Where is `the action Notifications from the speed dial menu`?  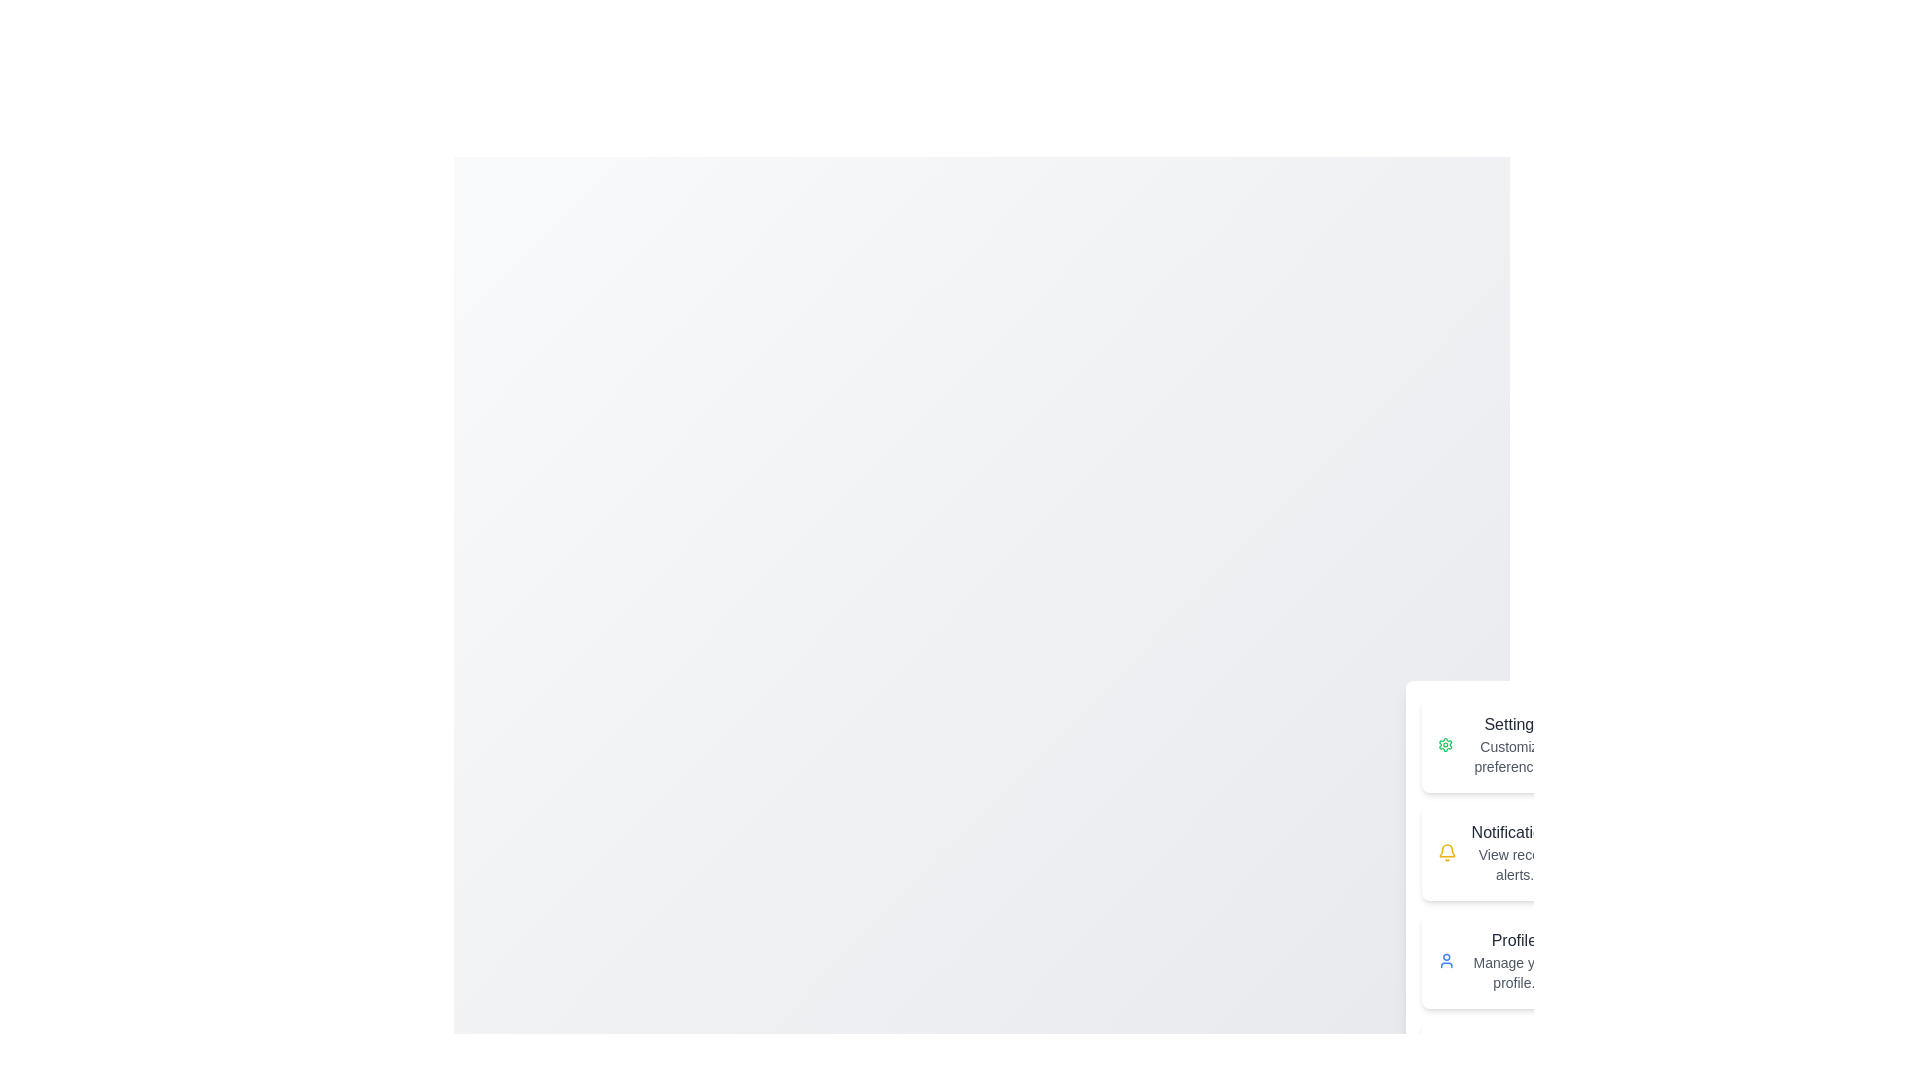
the action Notifications from the speed dial menu is located at coordinates (1498, 852).